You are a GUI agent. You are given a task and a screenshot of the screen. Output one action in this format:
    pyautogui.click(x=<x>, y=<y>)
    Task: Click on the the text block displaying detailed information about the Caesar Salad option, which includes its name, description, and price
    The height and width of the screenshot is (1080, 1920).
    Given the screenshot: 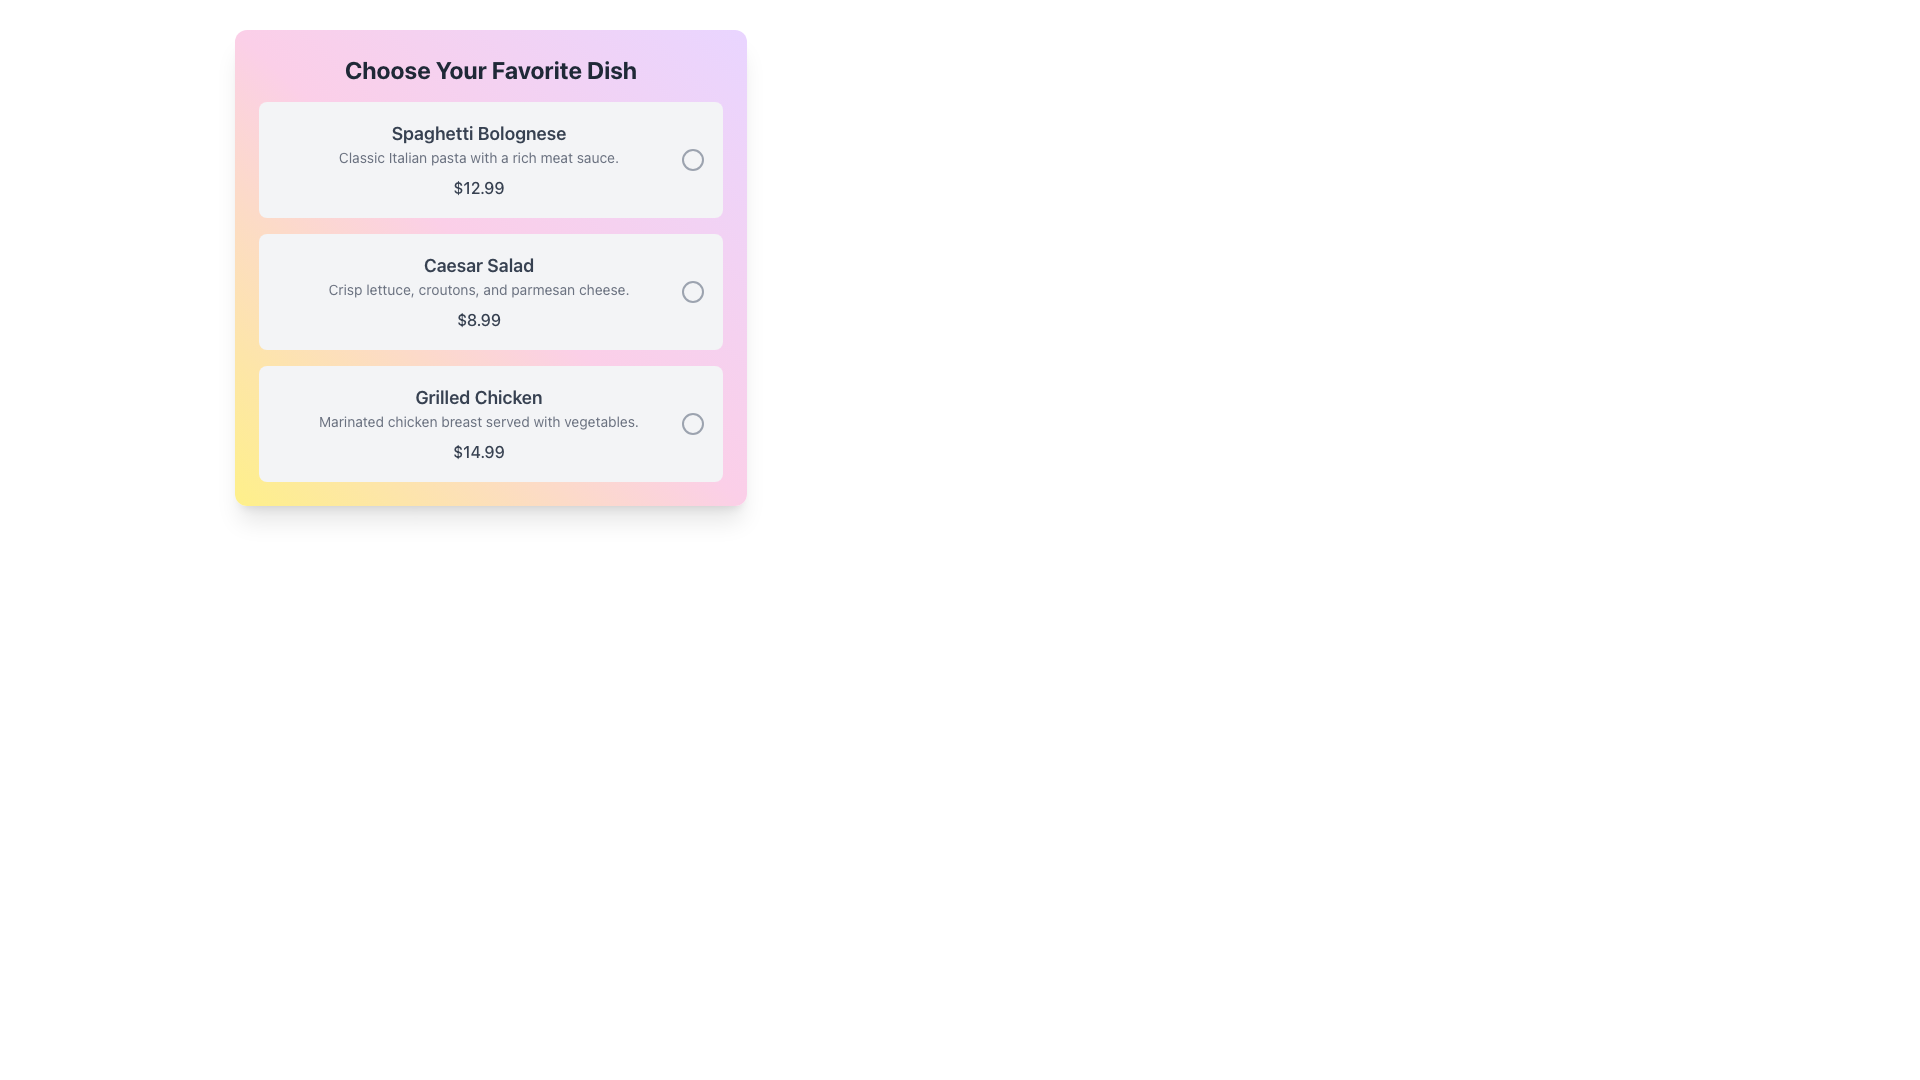 What is the action you would take?
    pyautogui.click(x=478, y=292)
    